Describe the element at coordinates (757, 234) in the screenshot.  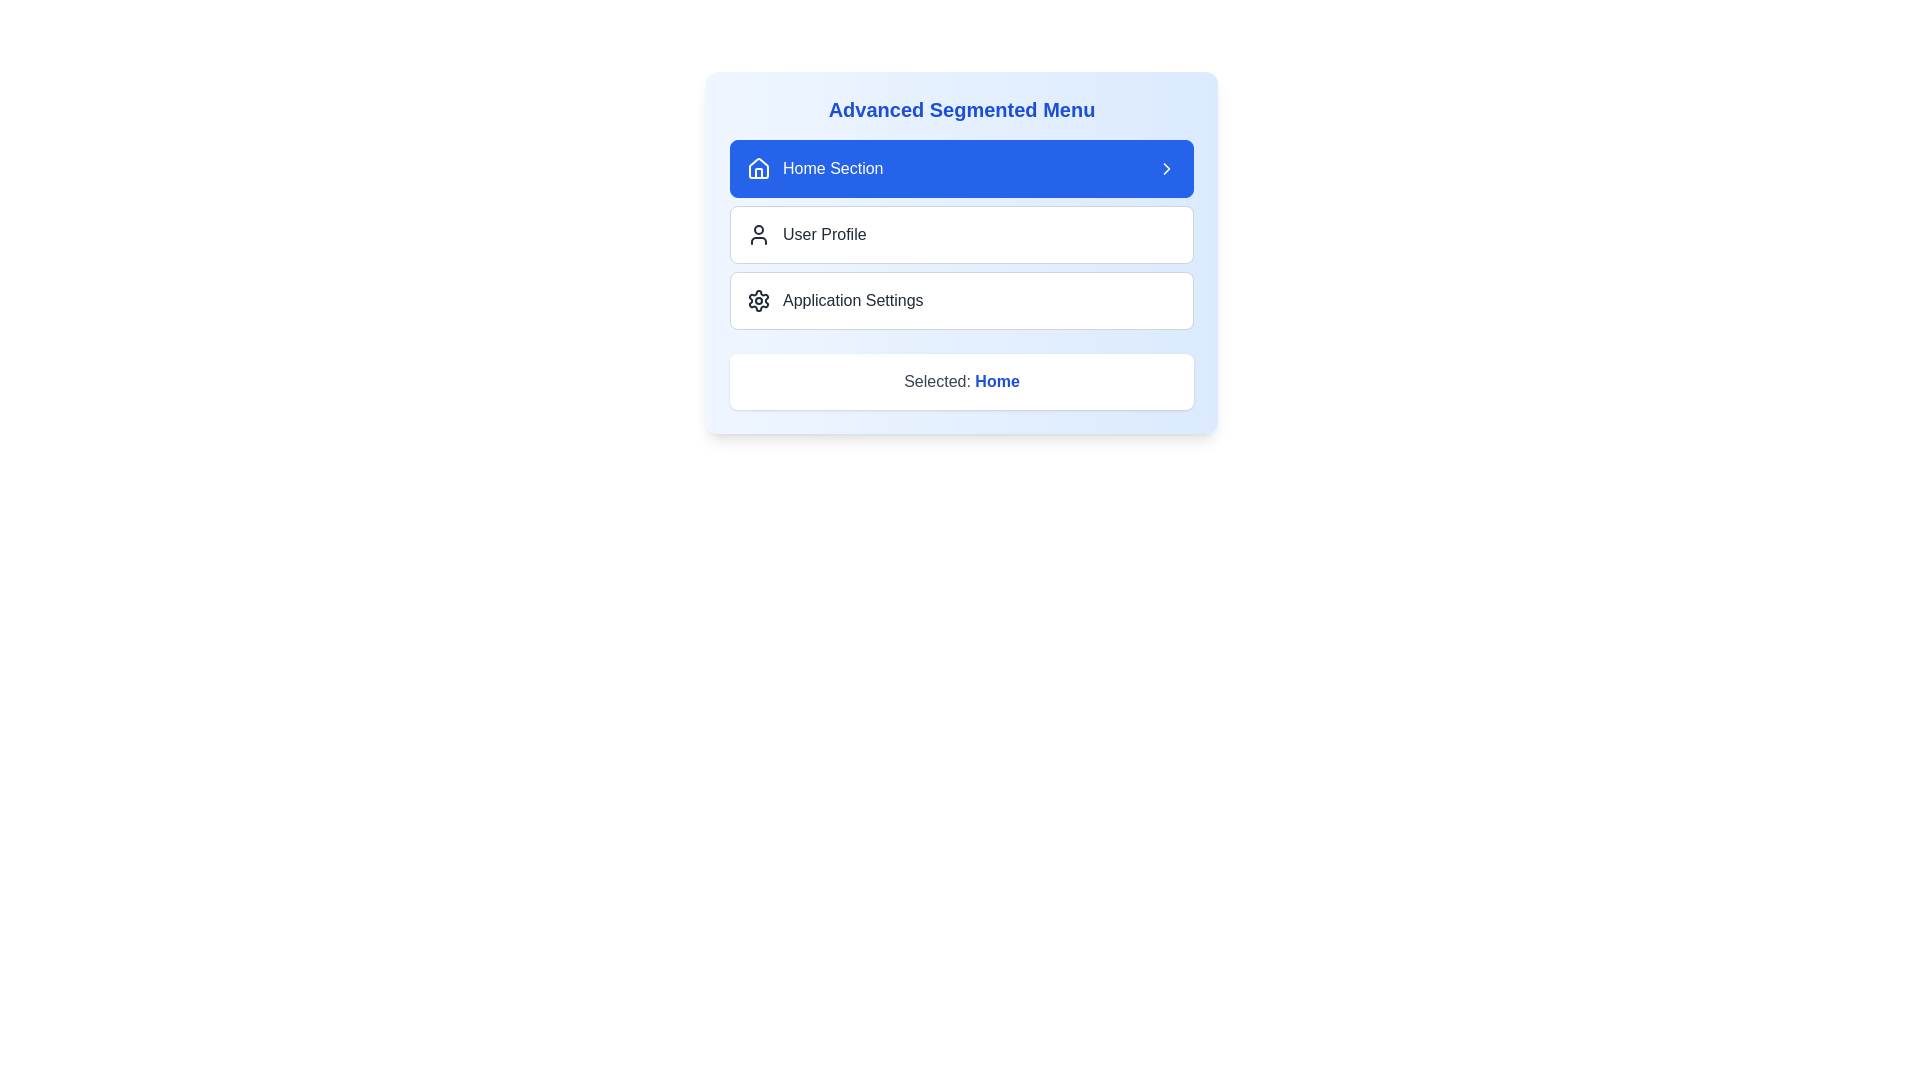
I see `the user silhouette icon located next to the 'User Profile' option in the menu for visual cues` at that location.